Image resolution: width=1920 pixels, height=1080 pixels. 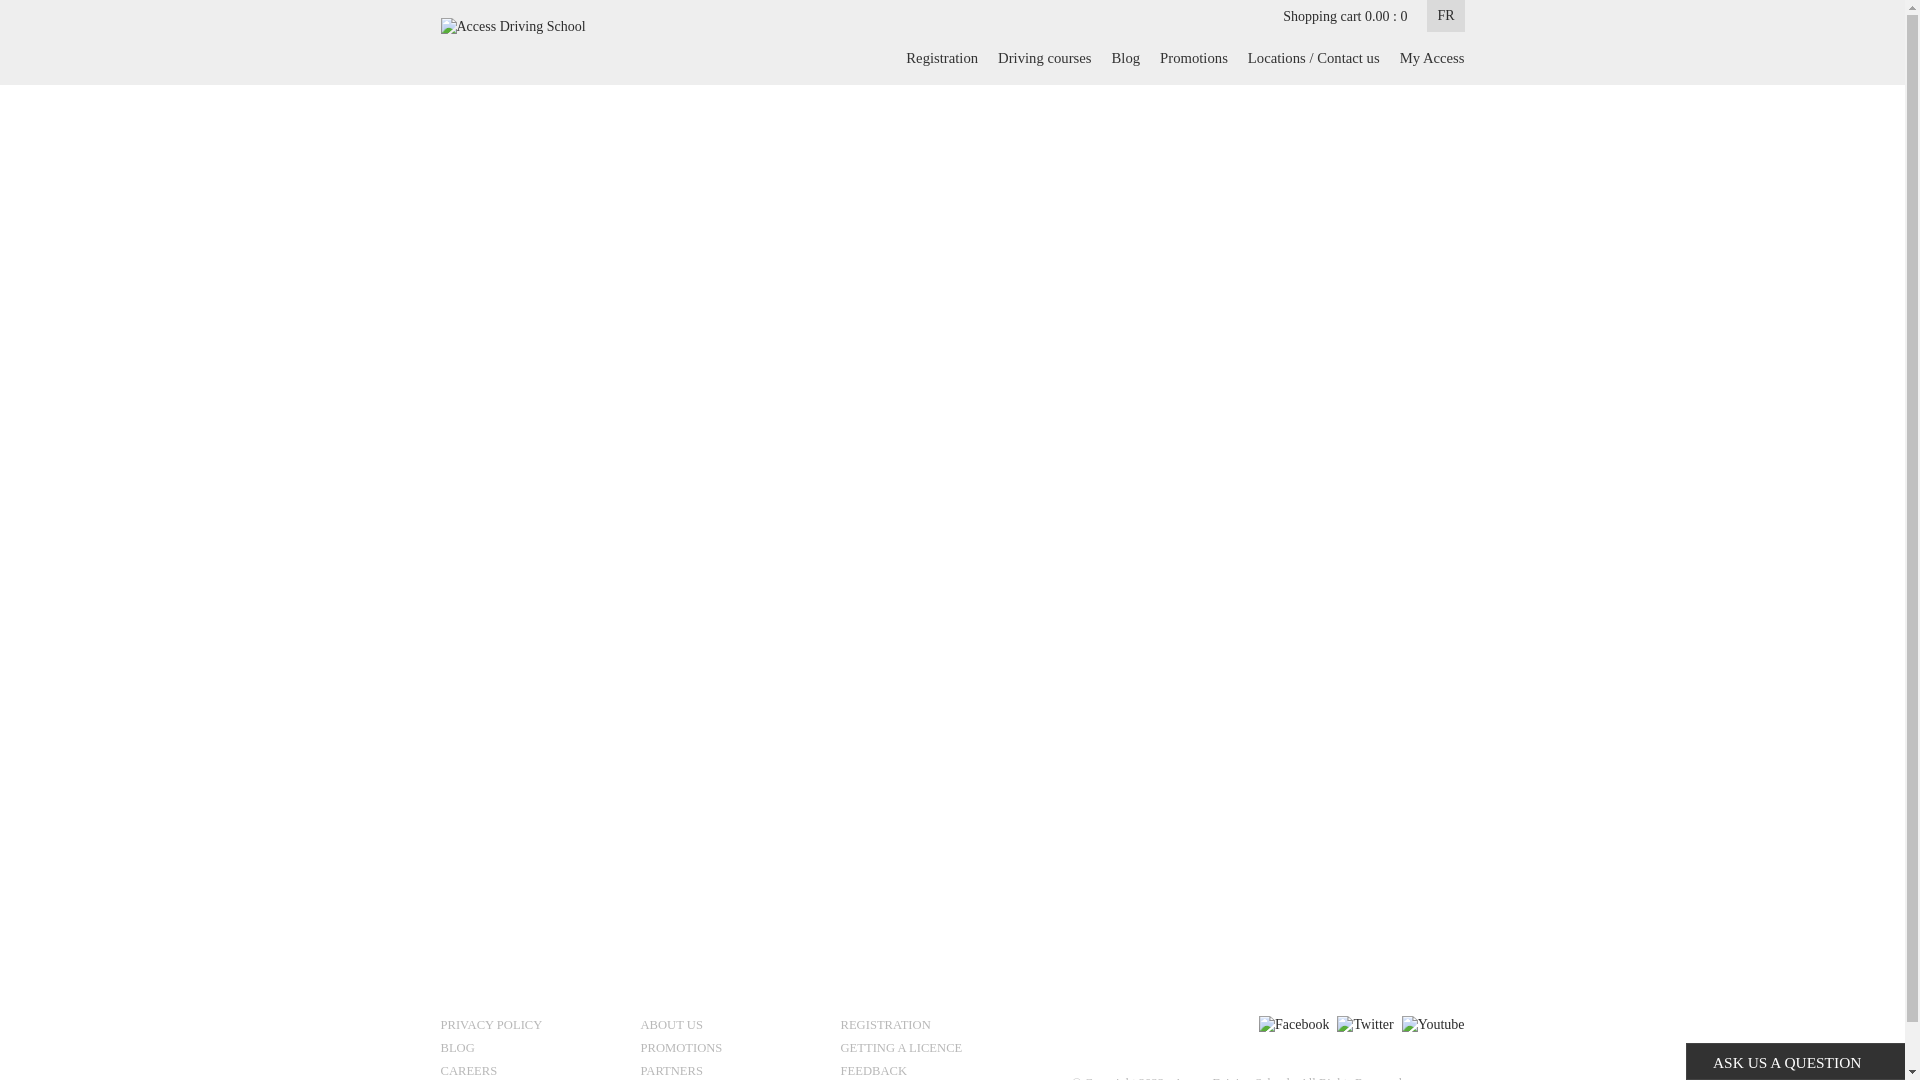 What do you see at coordinates (532, 1027) in the screenshot?
I see `'PRIVACY POLICY'` at bounding box center [532, 1027].